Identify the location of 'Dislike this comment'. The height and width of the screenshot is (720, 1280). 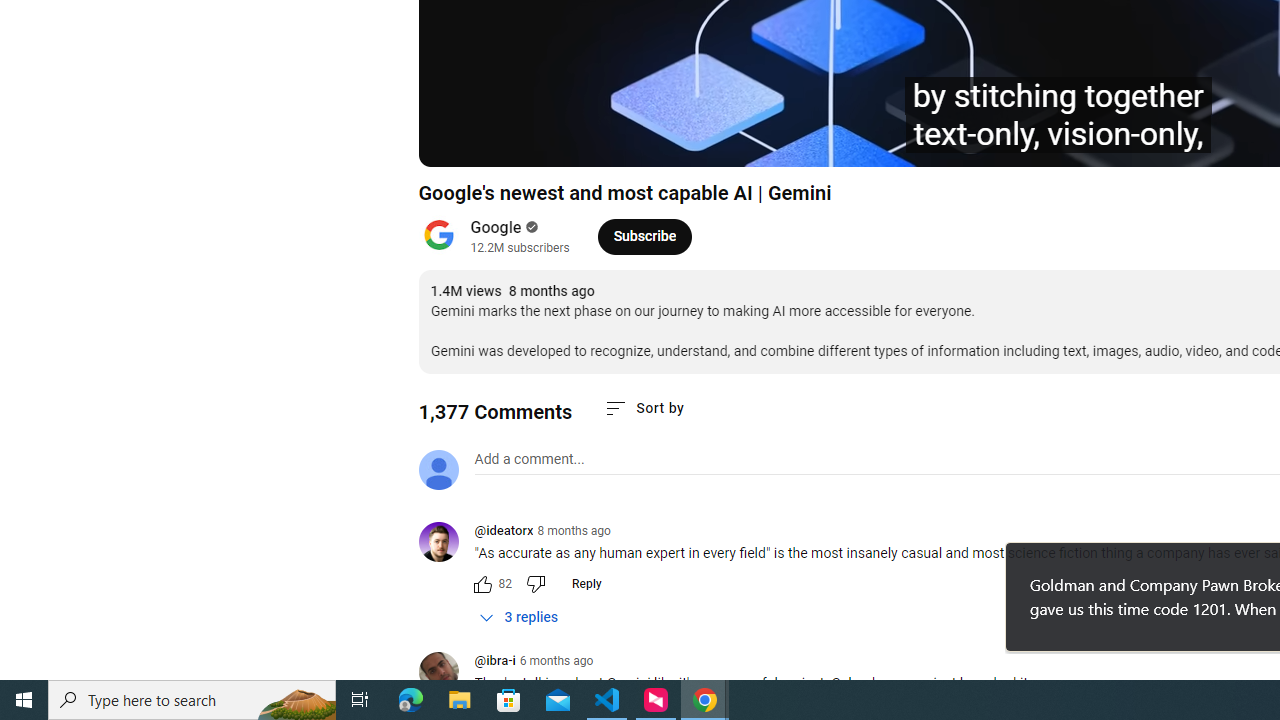
(535, 583).